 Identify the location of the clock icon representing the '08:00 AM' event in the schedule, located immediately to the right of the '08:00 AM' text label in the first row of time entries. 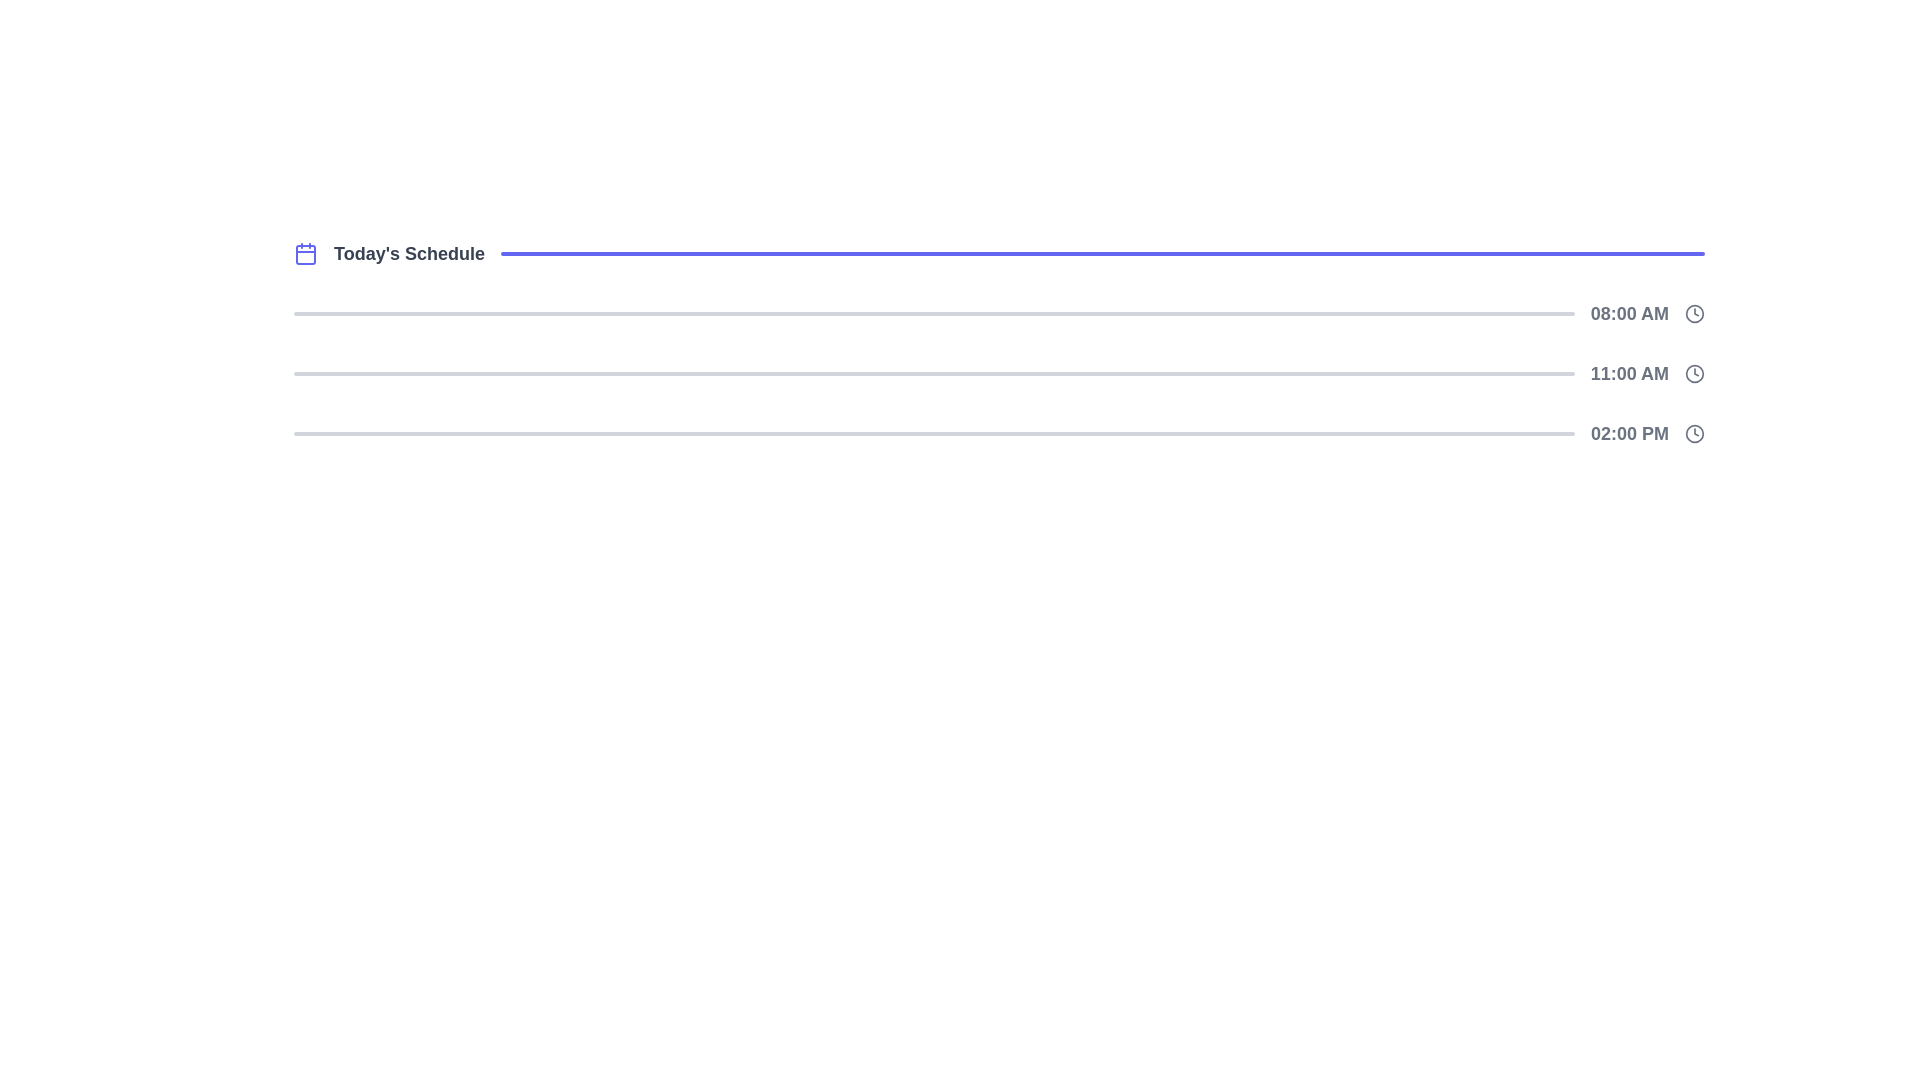
(1693, 313).